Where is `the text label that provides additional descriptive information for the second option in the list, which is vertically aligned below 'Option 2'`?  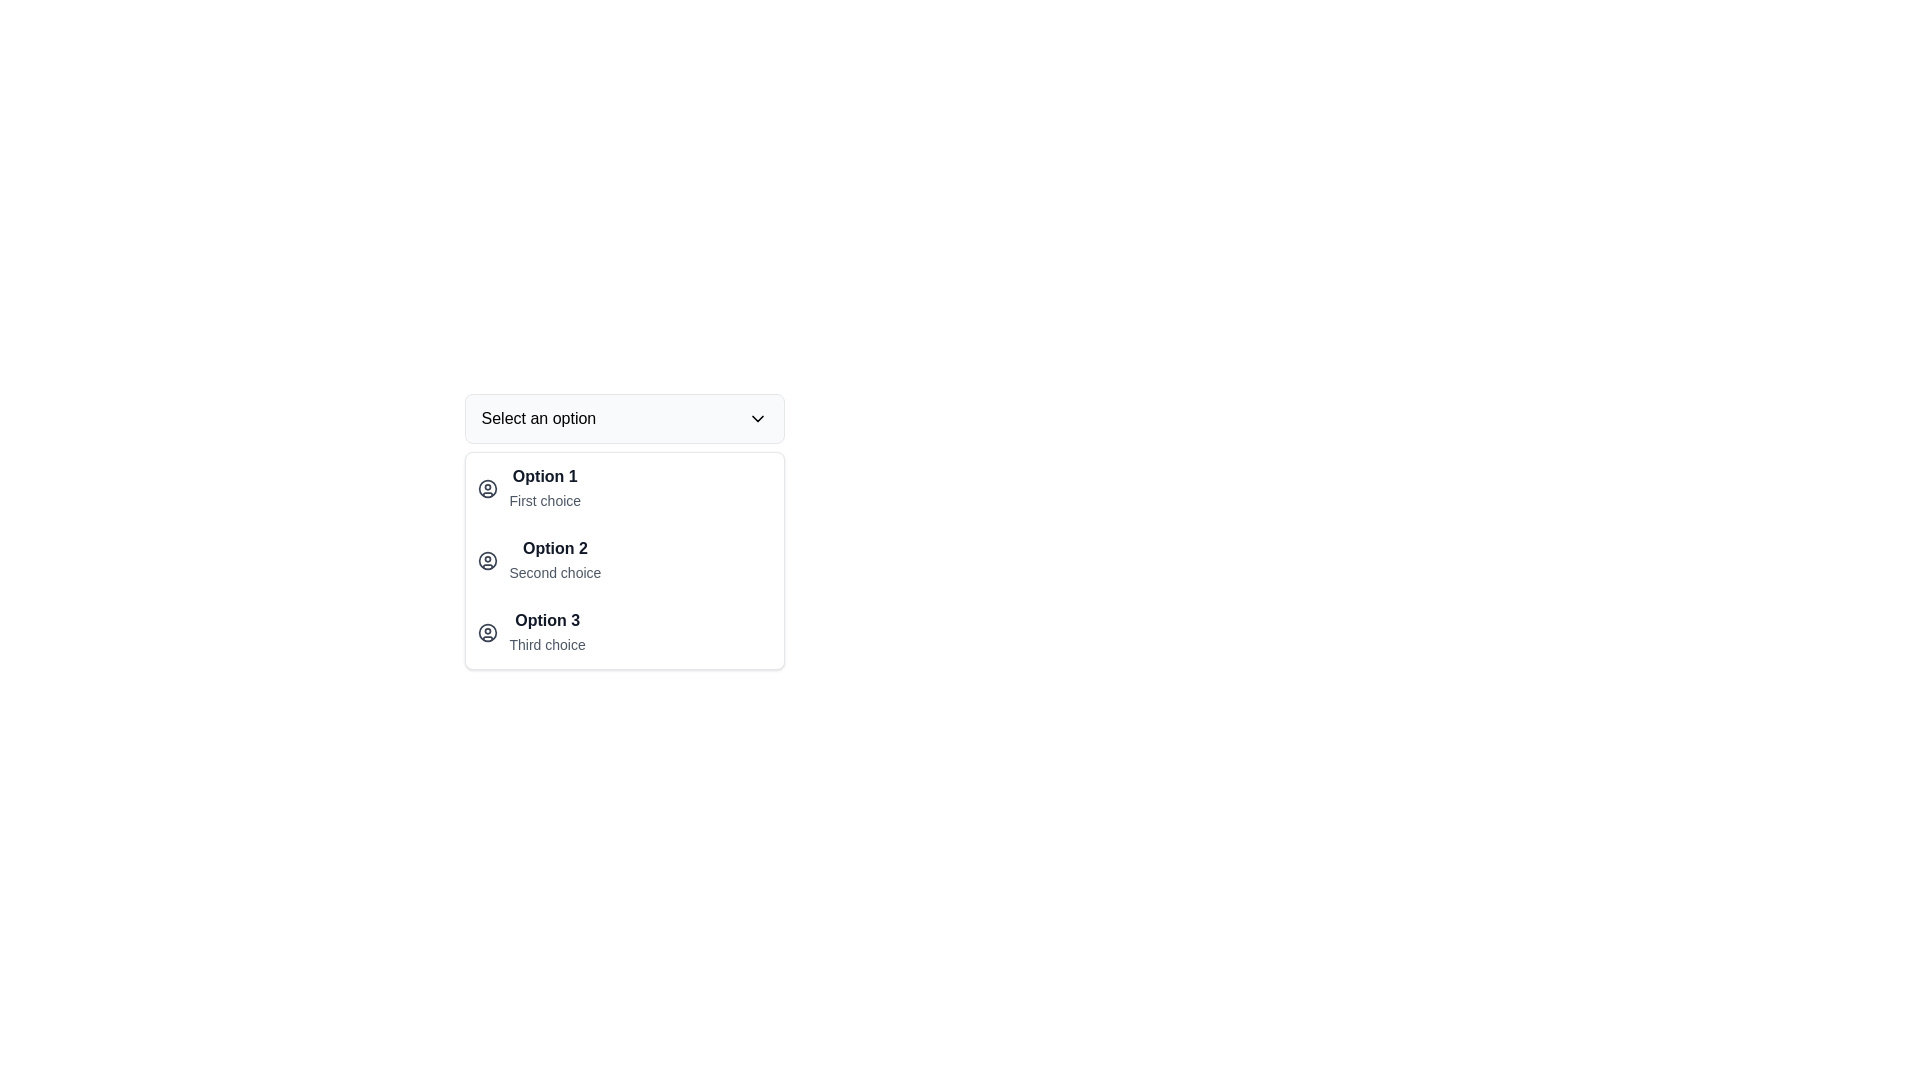
the text label that provides additional descriptive information for the second option in the list, which is vertically aligned below 'Option 2' is located at coordinates (555, 573).